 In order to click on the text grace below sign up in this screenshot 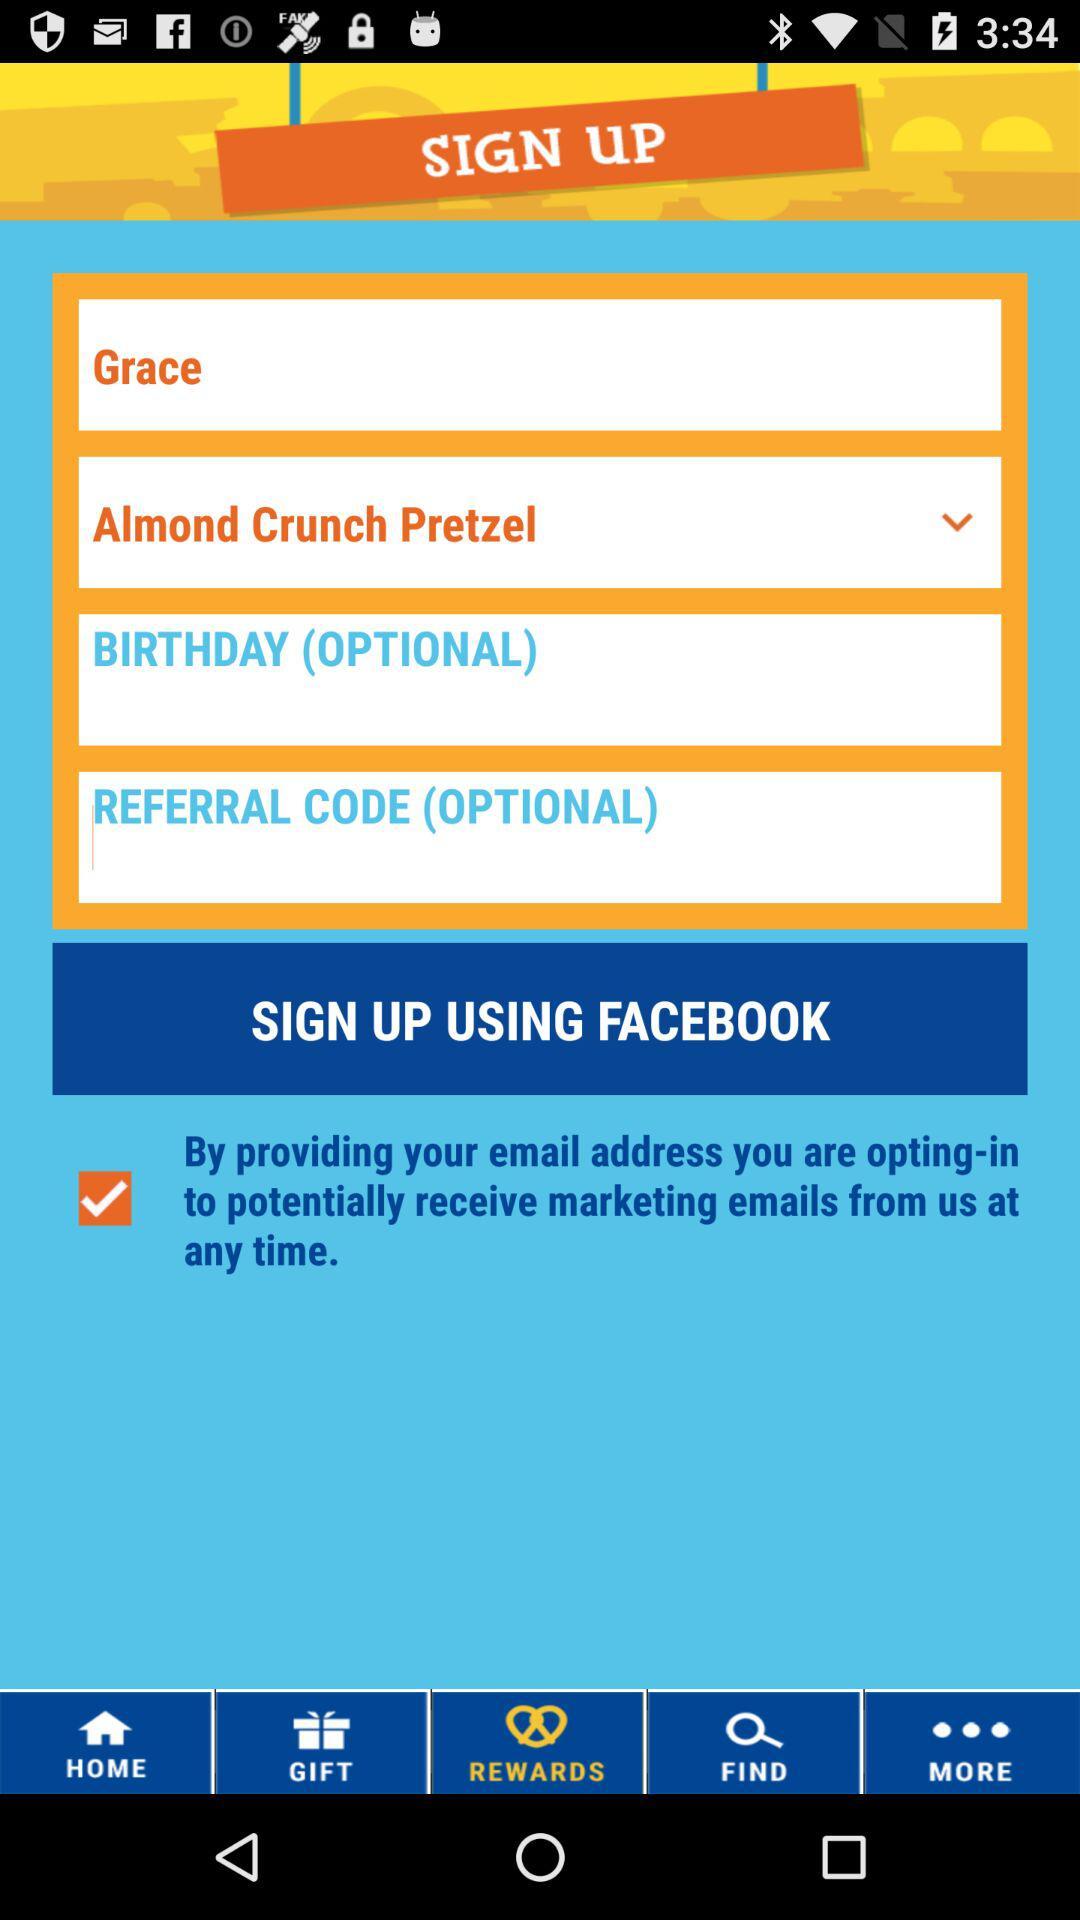, I will do `click(540, 364)`.